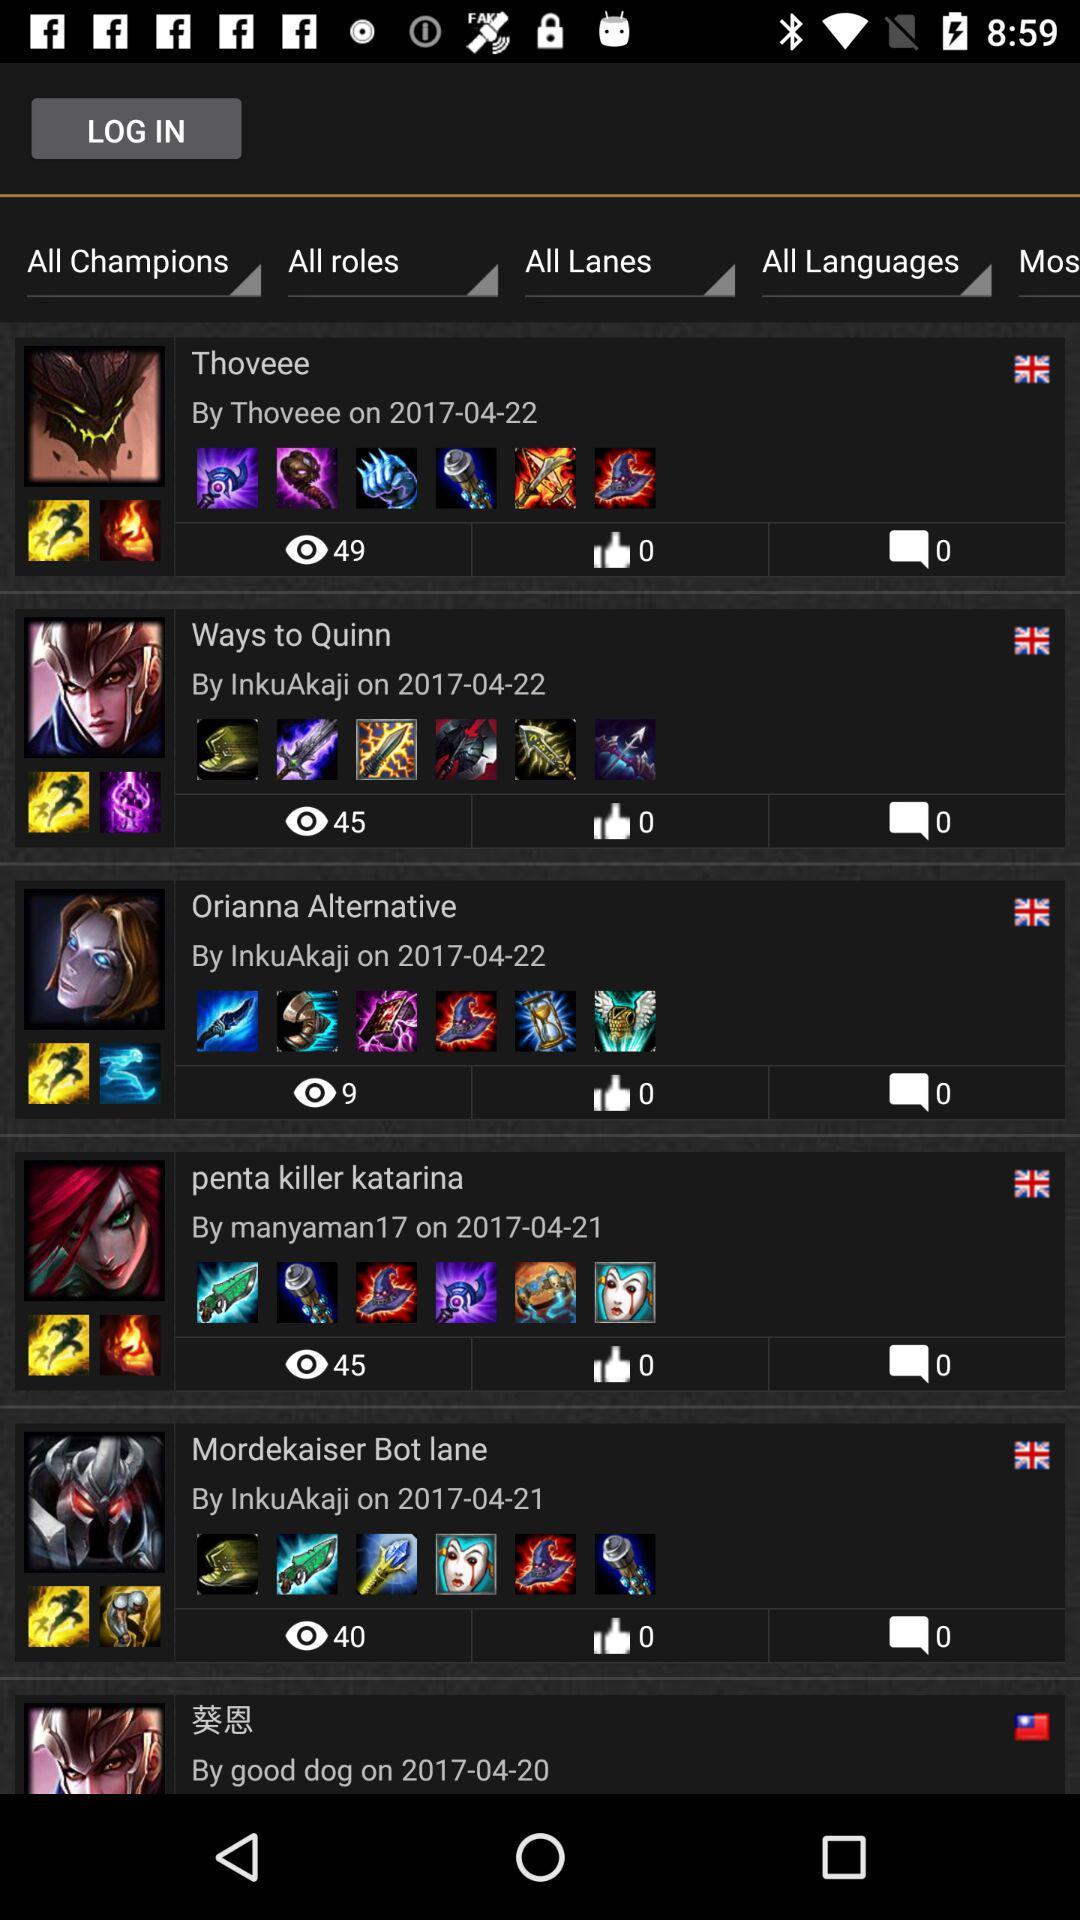 This screenshot has width=1080, height=1920. I want to click on icon to the right of all lanes icon, so click(875, 260).